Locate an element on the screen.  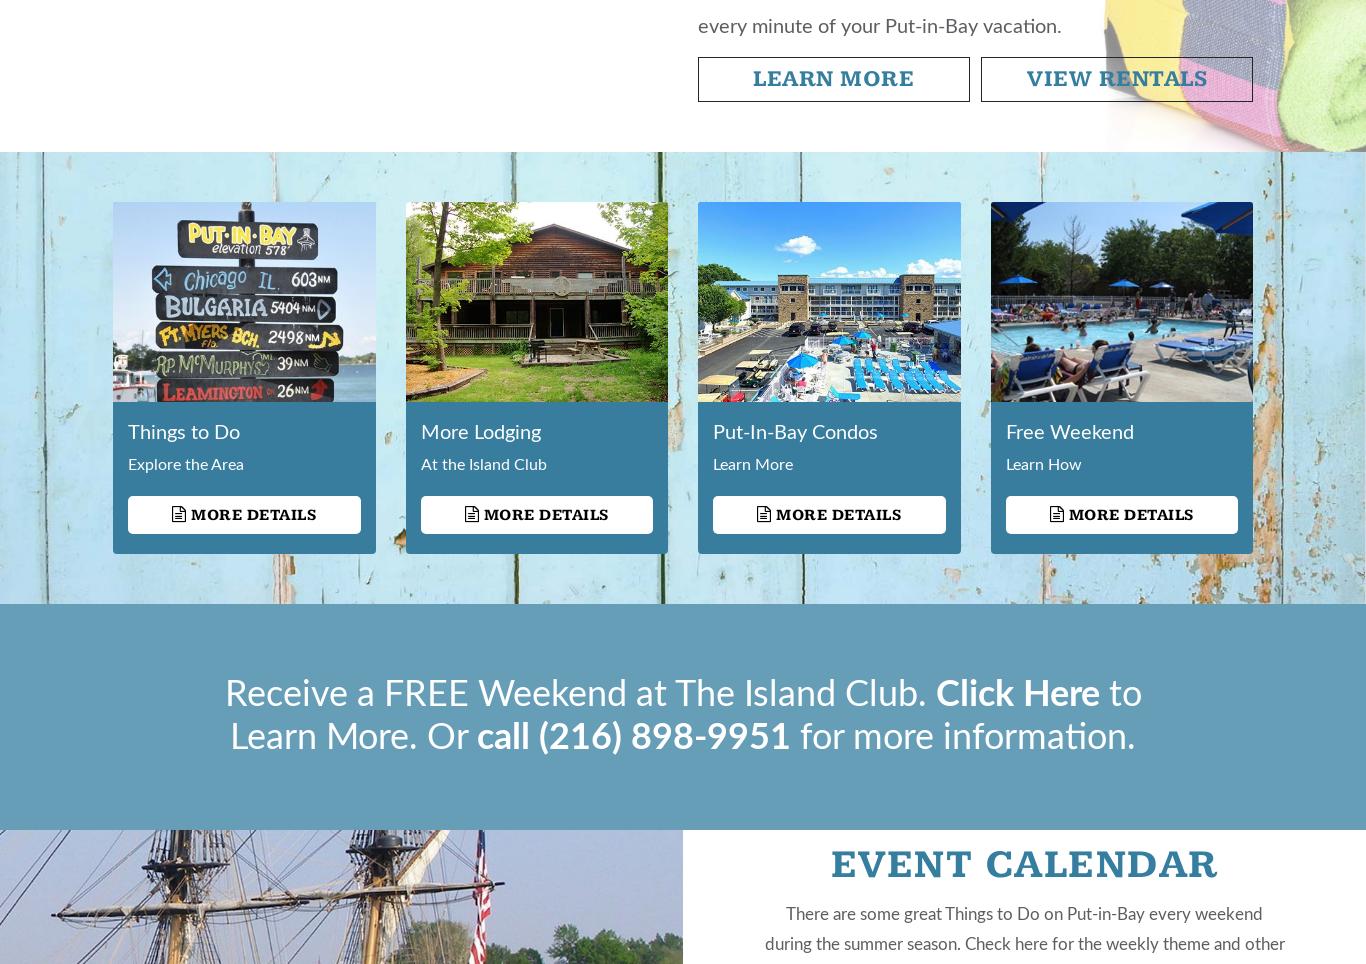
'Free Weekend' is located at coordinates (1068, 430).